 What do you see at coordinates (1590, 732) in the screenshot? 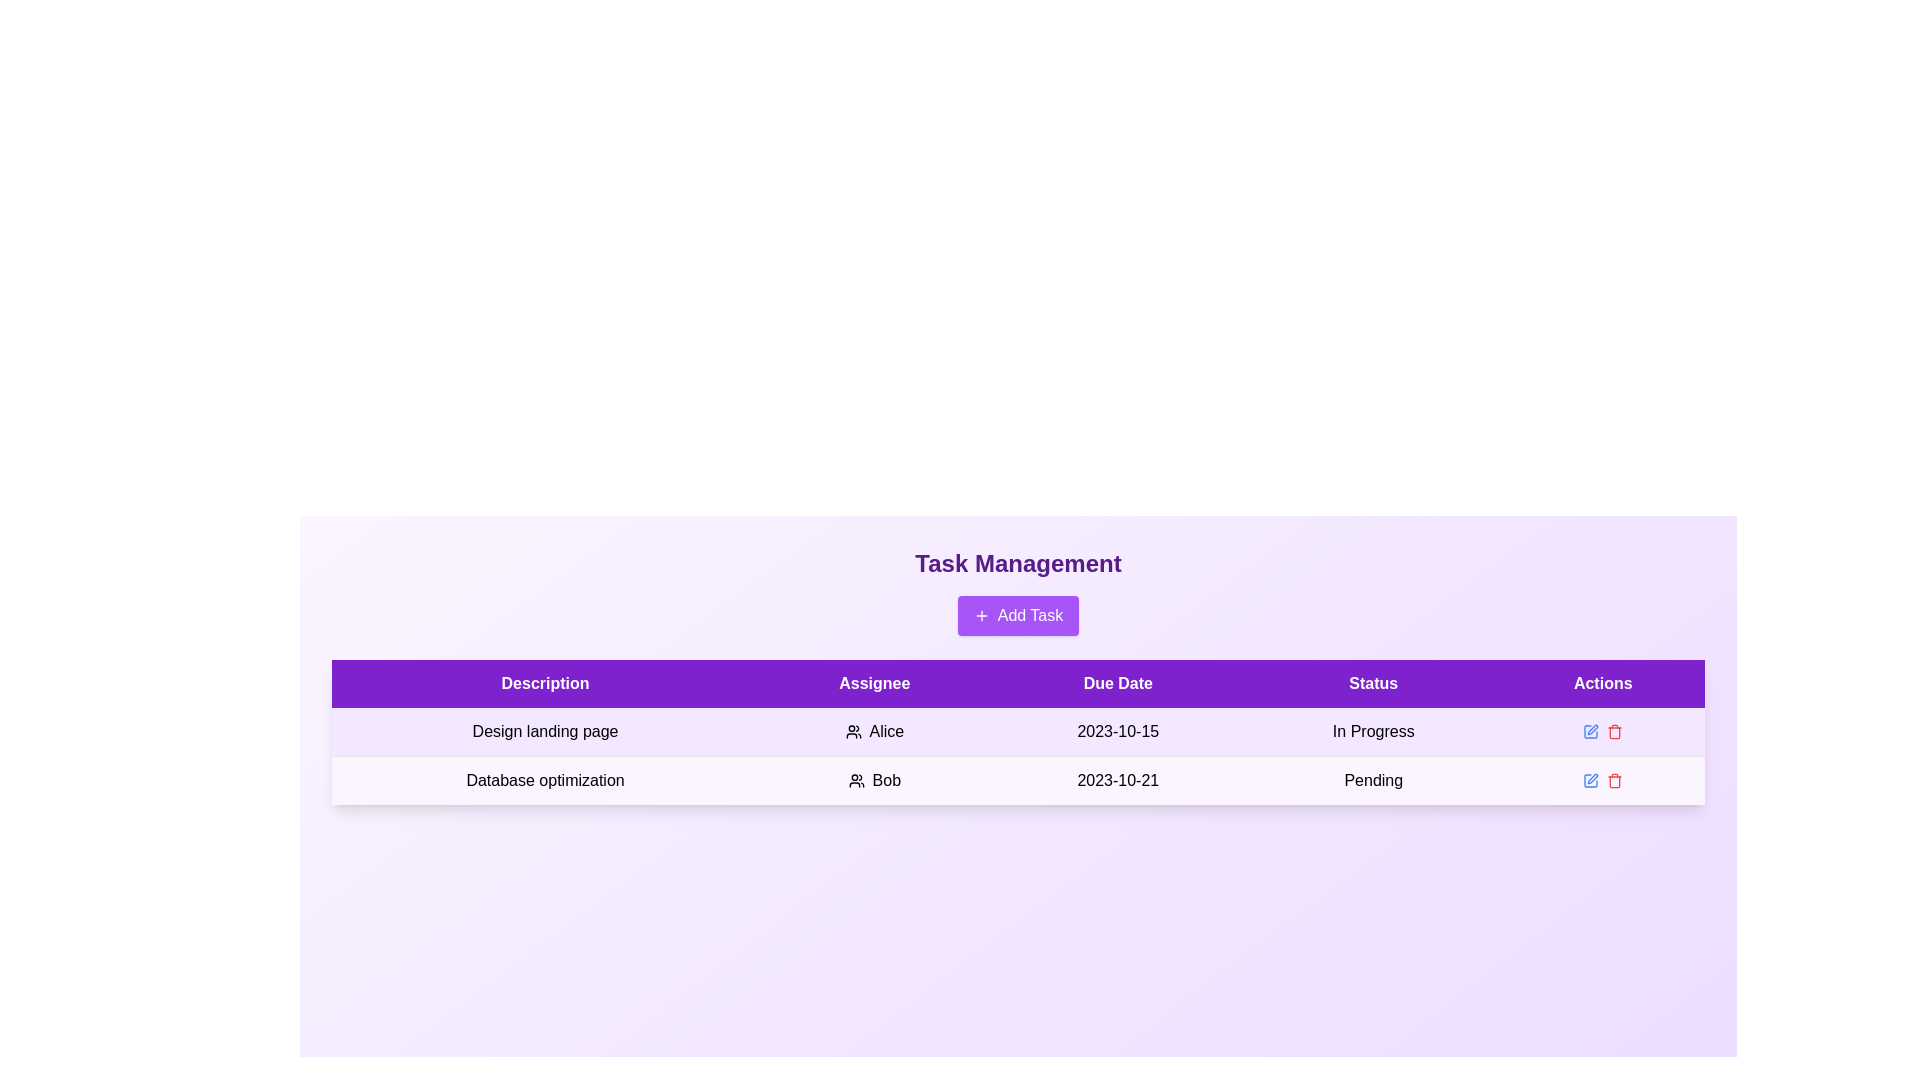
I see `the edit button with an icon in the 'Actions' column of the second row of the task table` at bounding box center [1590, 732].